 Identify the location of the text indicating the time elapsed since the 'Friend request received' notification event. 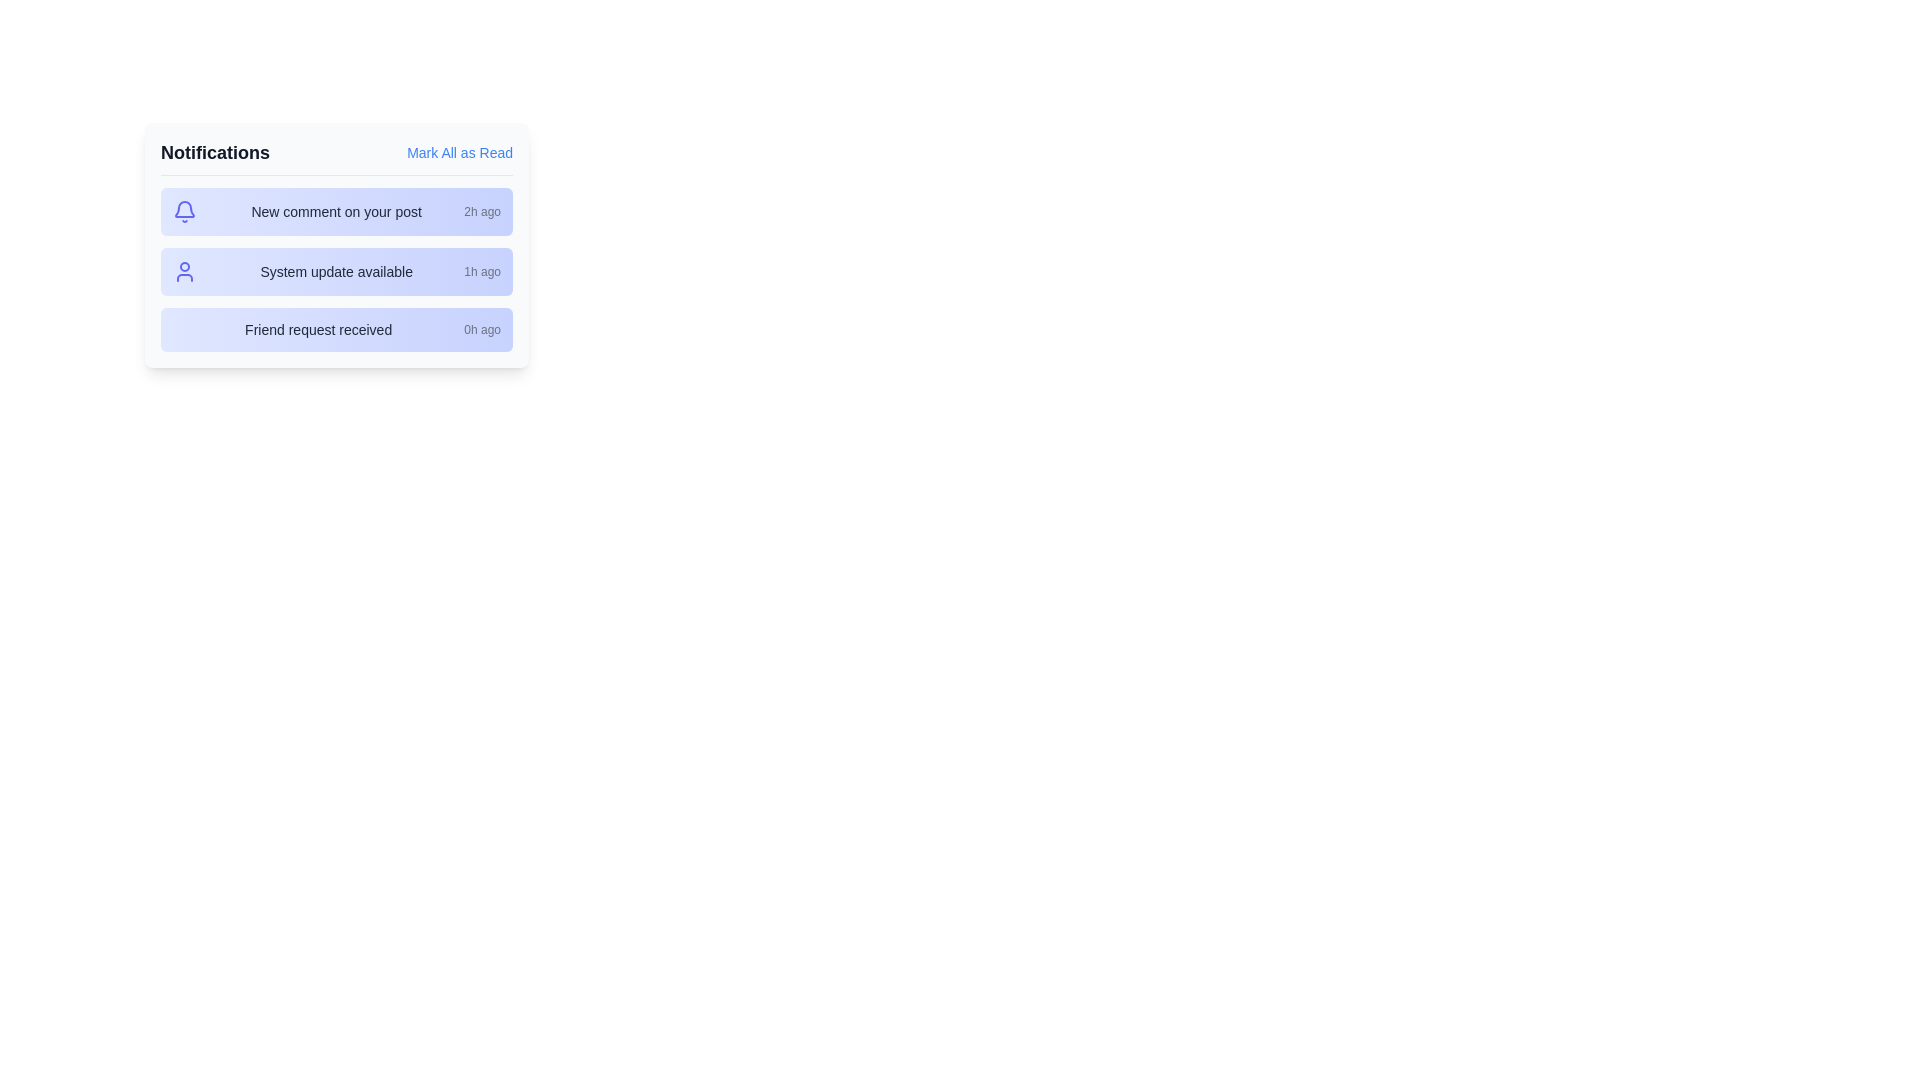
(482, 329).